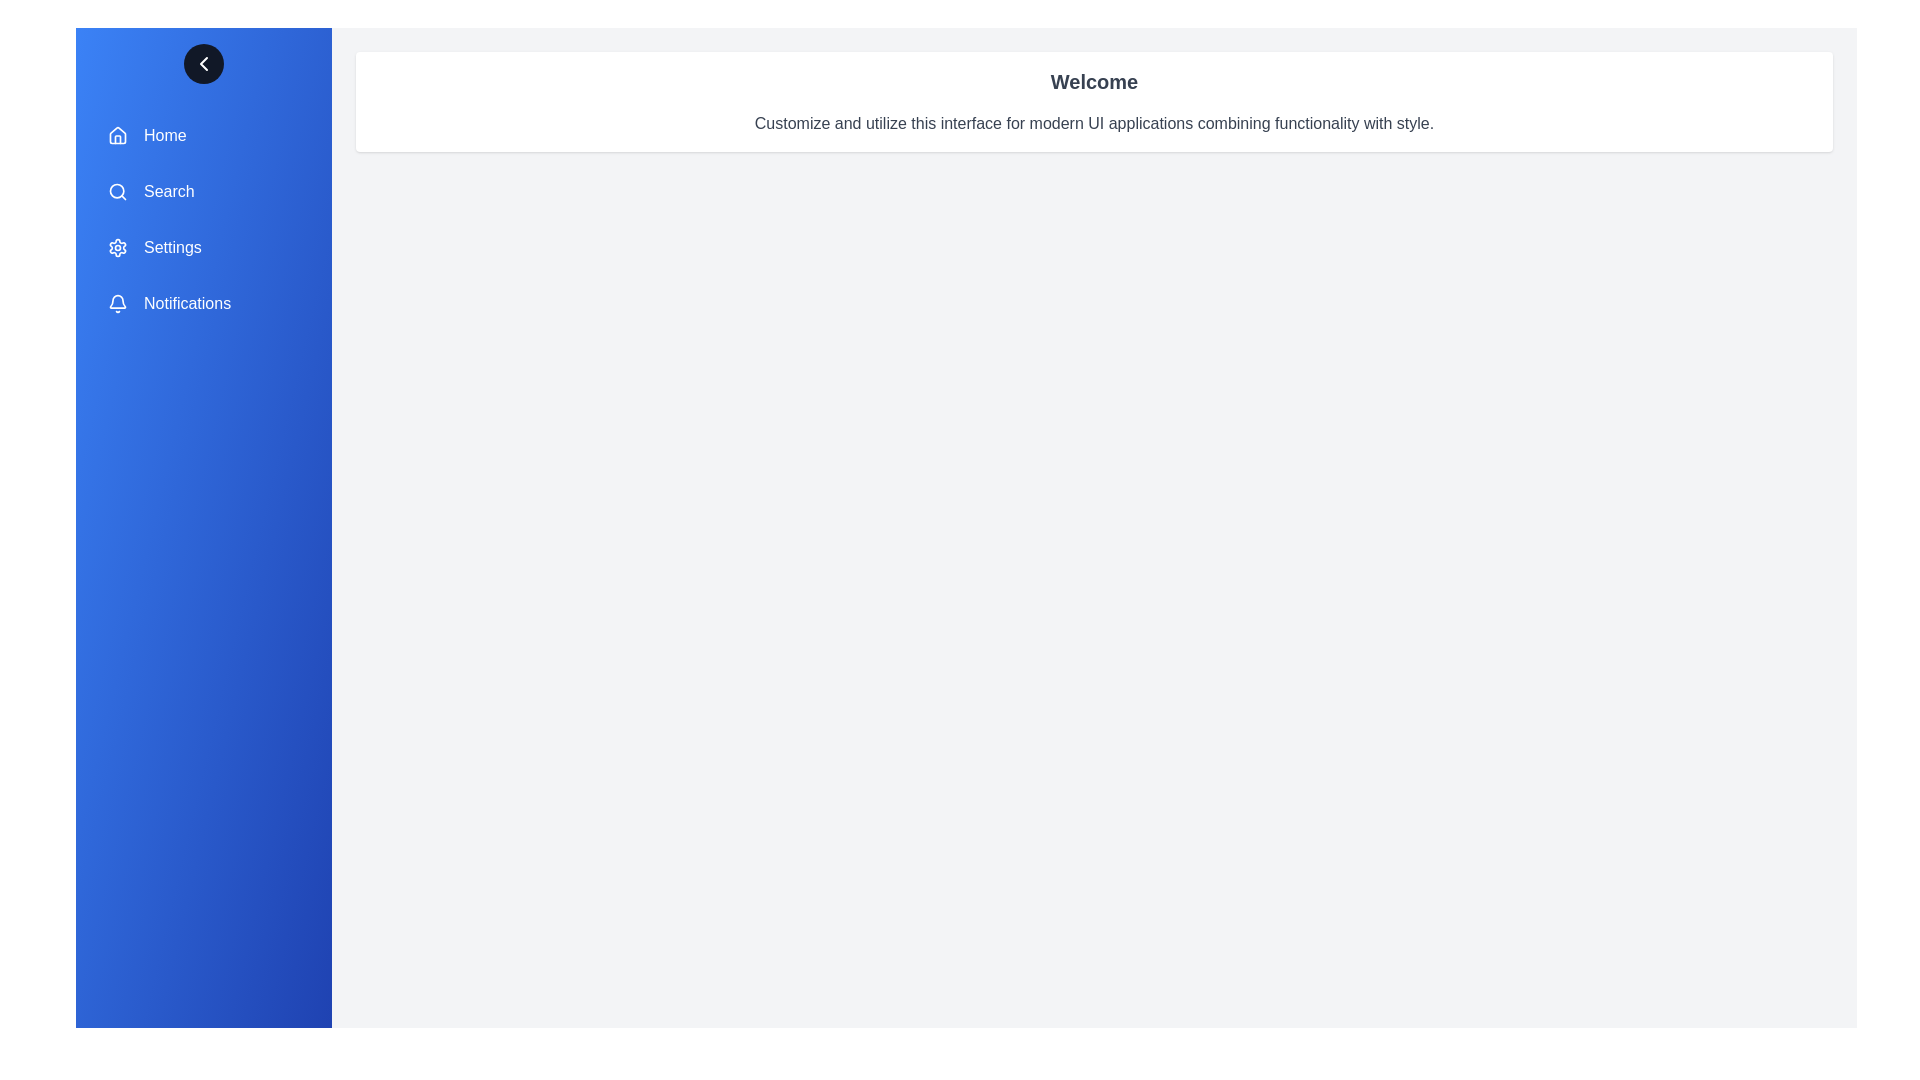 The height and width of the screenshot is (1080, 1920). What do you see at coordinates (1093, 80) in the screenshot?
I see `the welcome text to focus on it` at bounding box center [1093, 80].